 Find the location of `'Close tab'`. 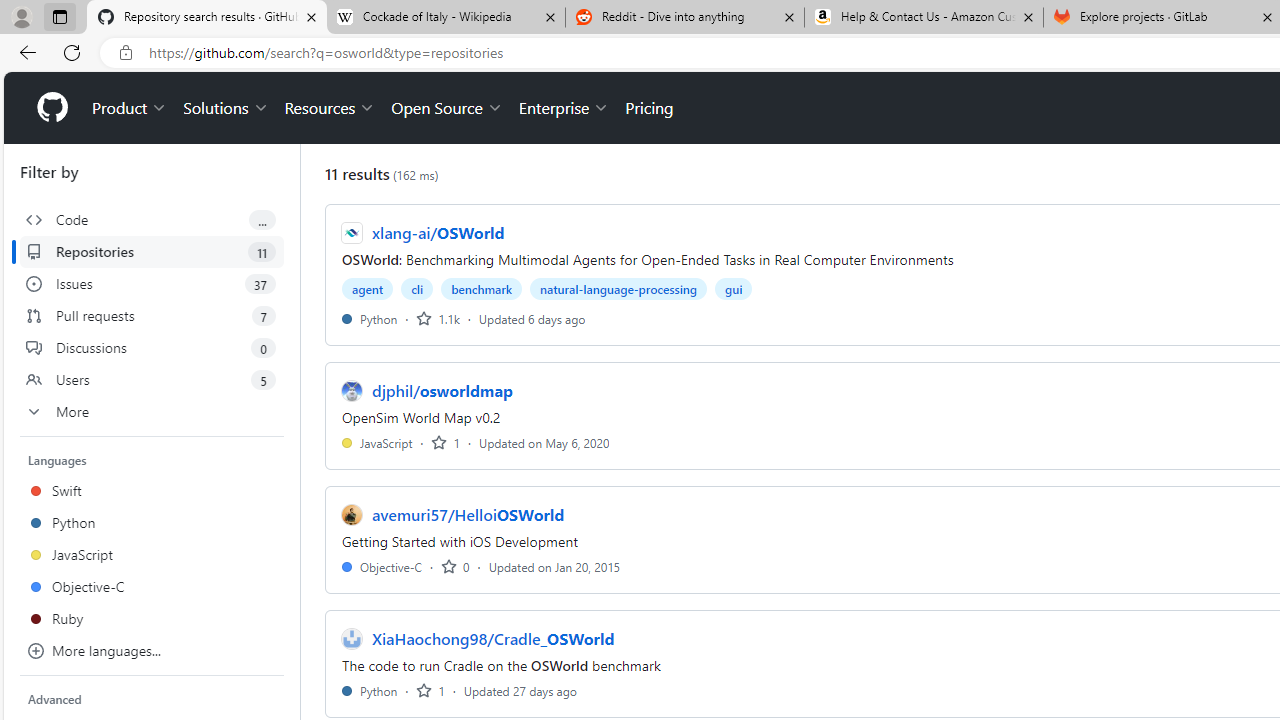

'Close tab' is located at coordinates (1266, 17).